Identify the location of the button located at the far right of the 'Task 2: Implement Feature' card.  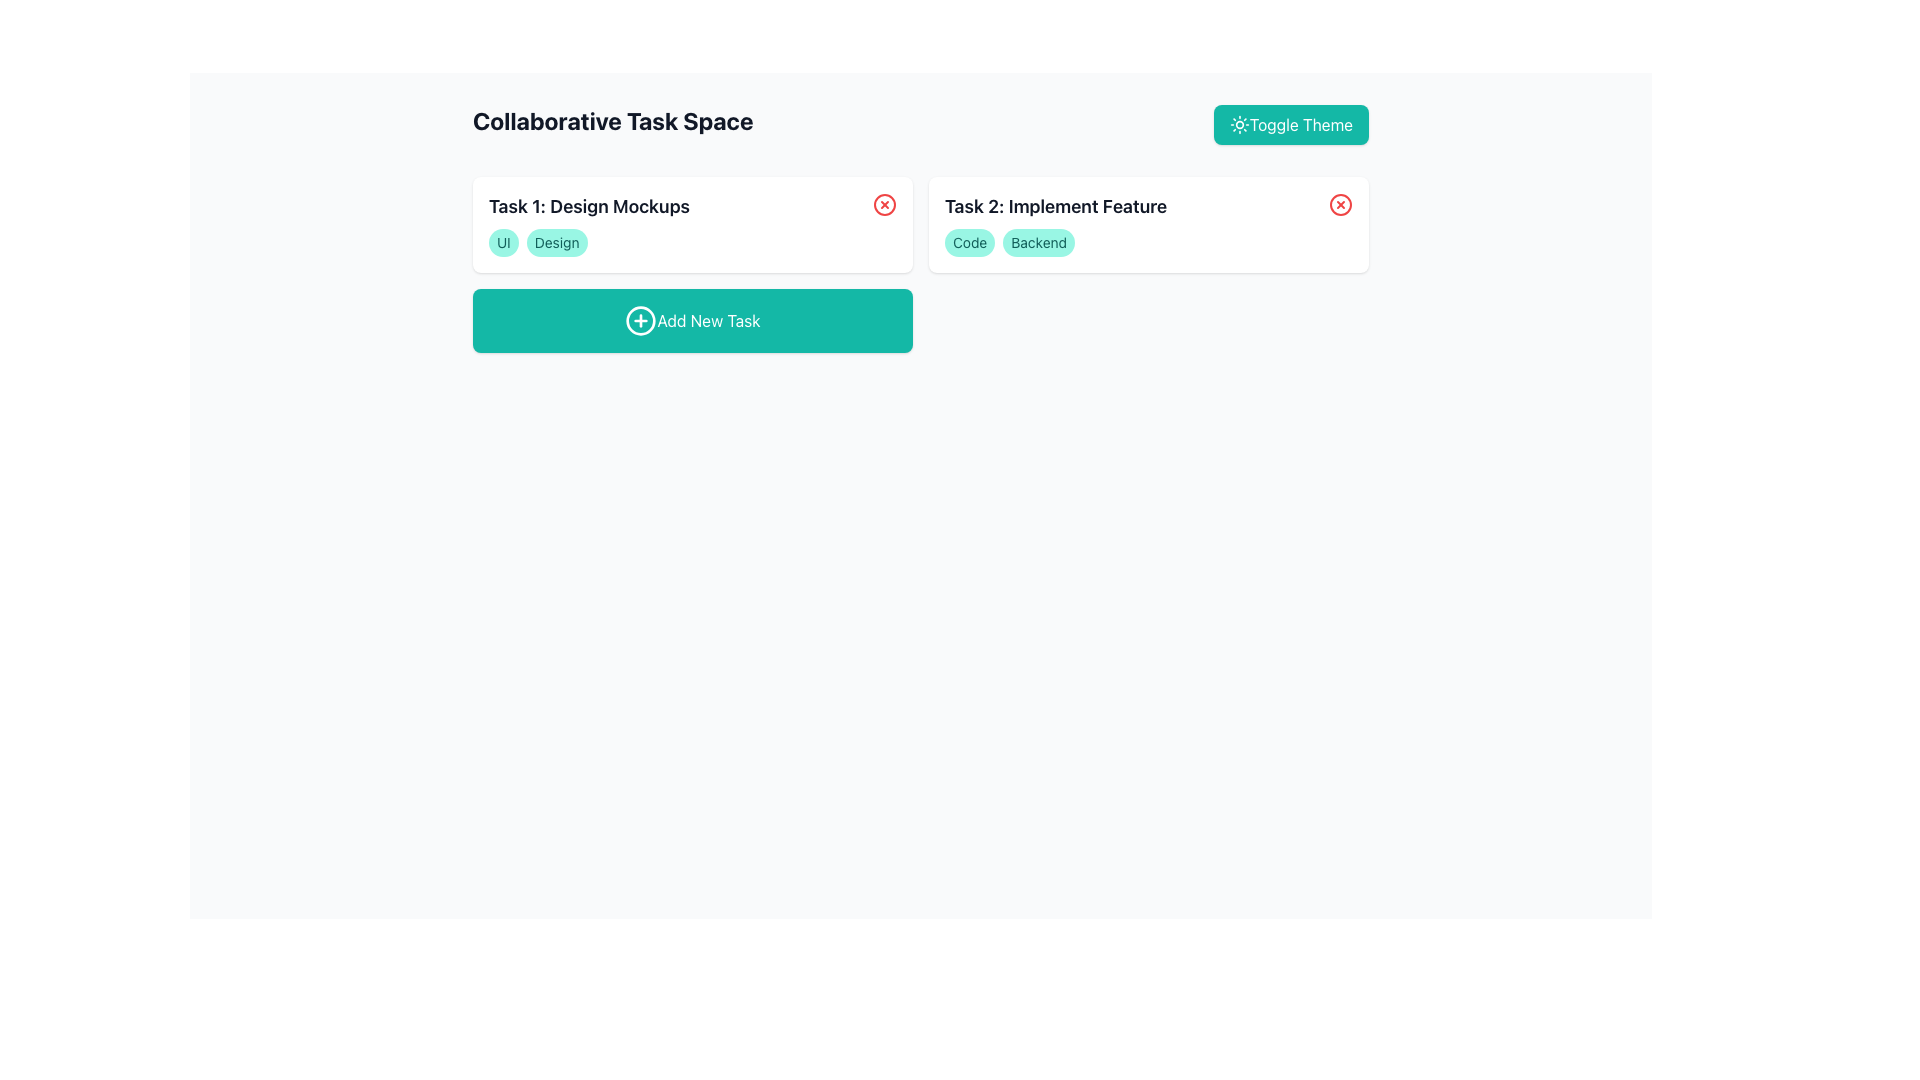
(1340, 204).